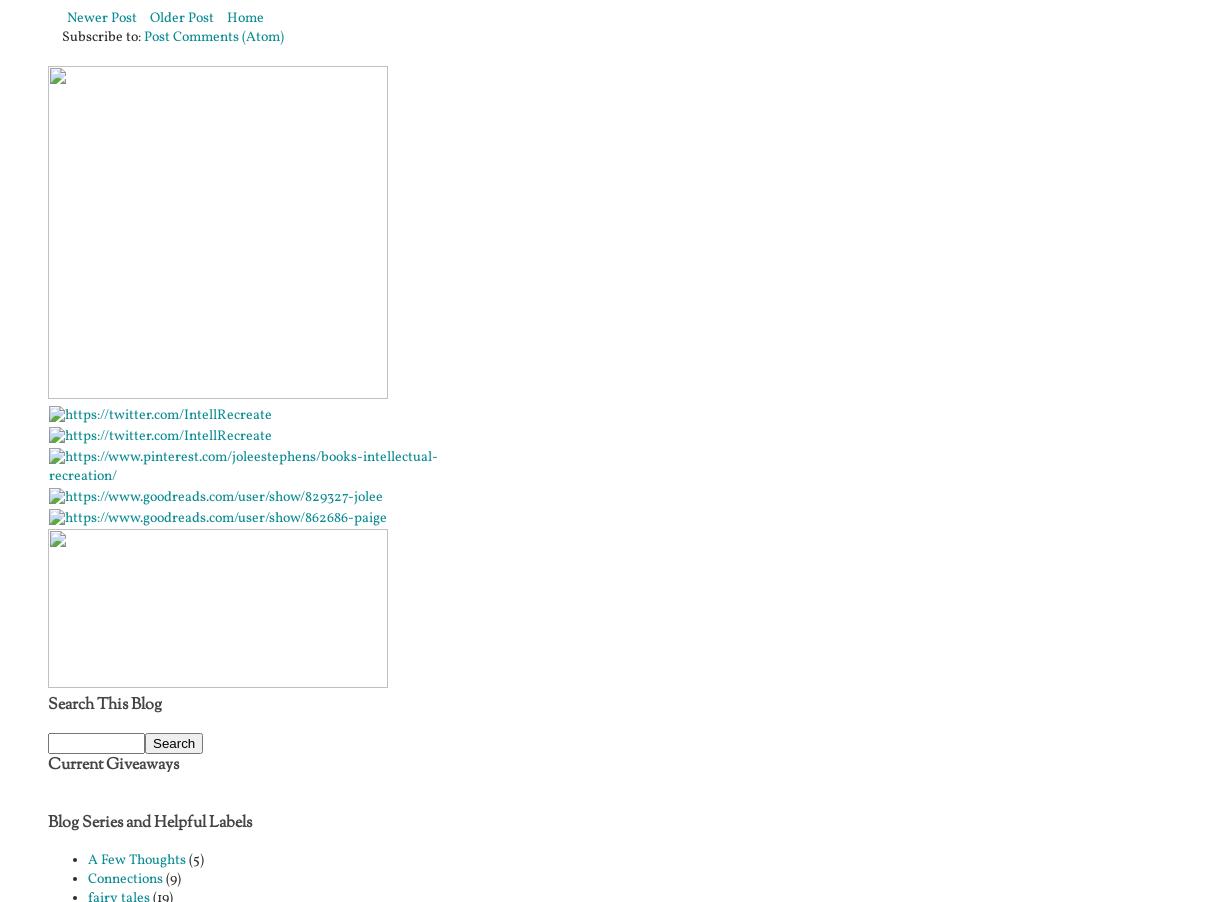 Image resolution: width=1208 pixels, height=902 pixels. What do you see at coordinates (245, 16) in the screenshot?
I see `'Home'` at bounding box center [245, 16].